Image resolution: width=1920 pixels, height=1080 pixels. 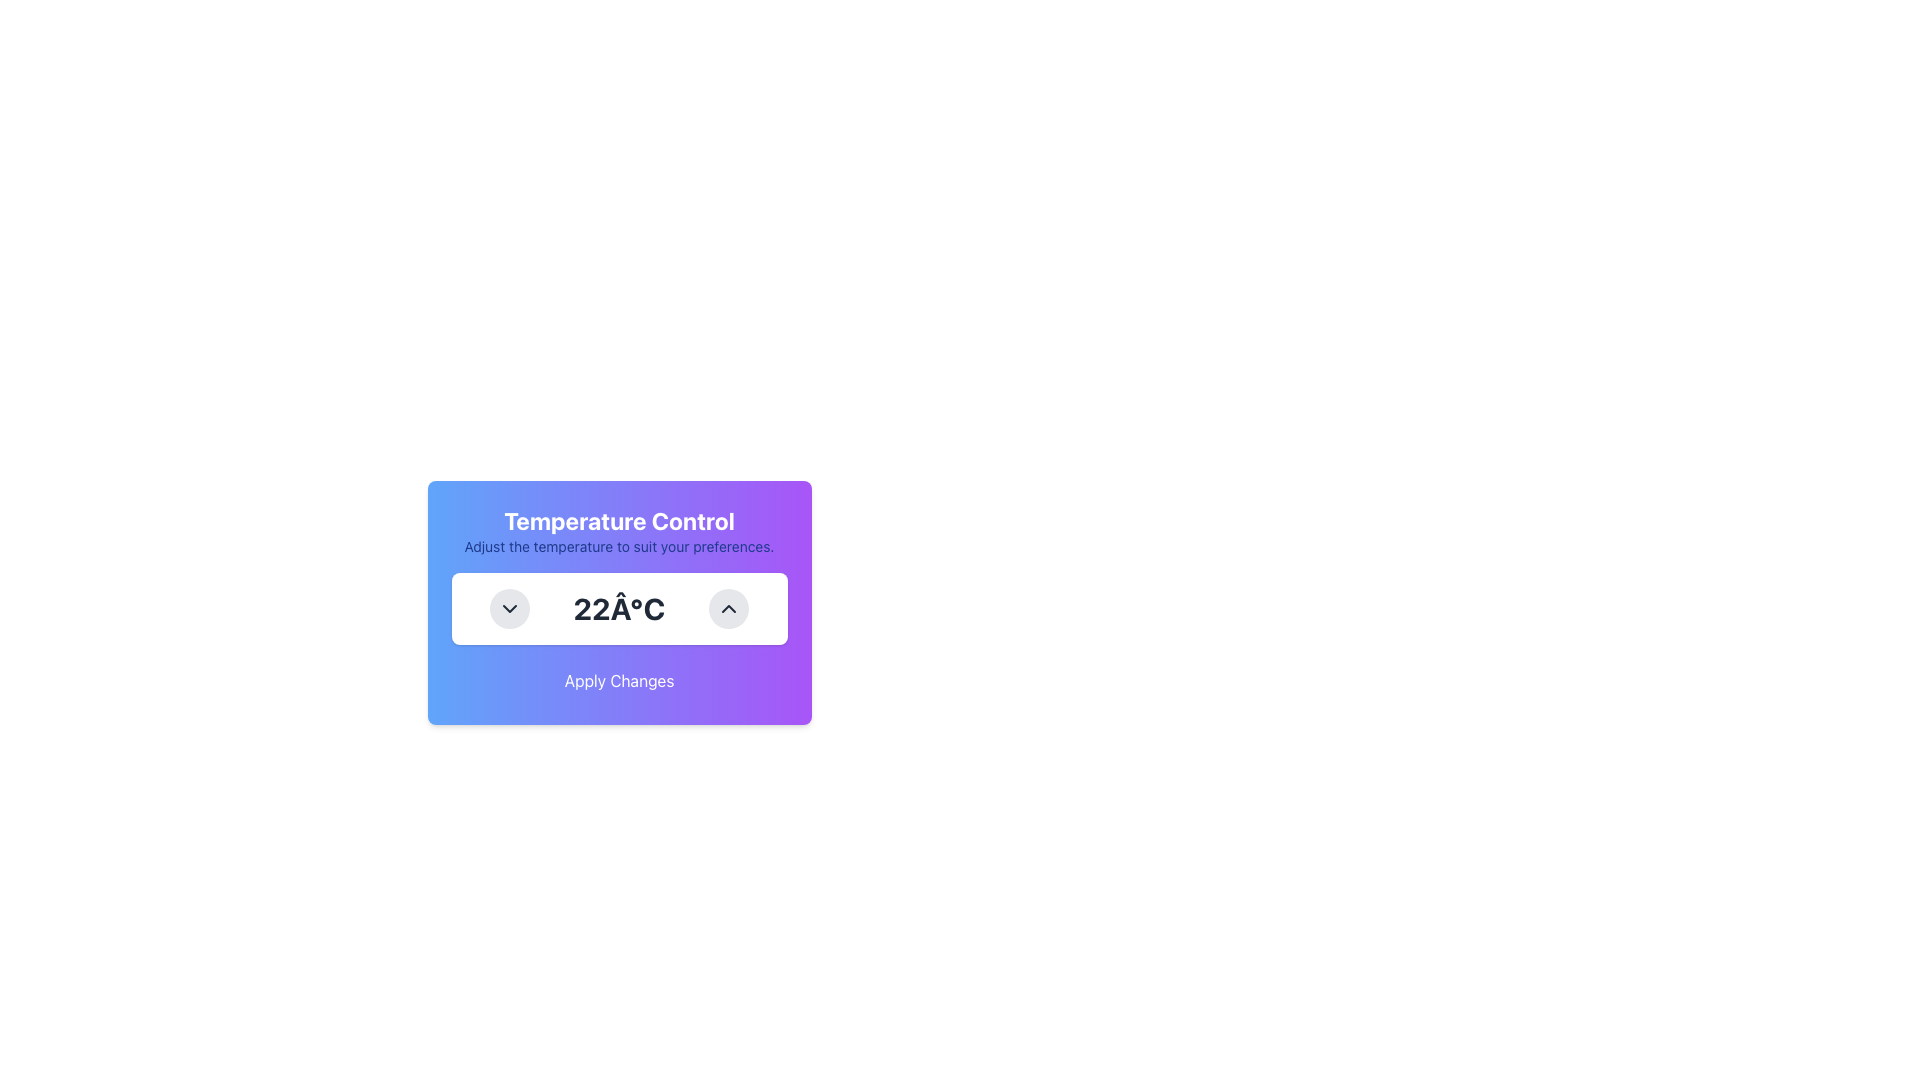 What do you see at coordinates (618, 547) in the screenshot?
I see `descriptive information provided by the Static Text element located below 'Temperature Control' and above the current temperature setting` at bounding box center [618, 547].